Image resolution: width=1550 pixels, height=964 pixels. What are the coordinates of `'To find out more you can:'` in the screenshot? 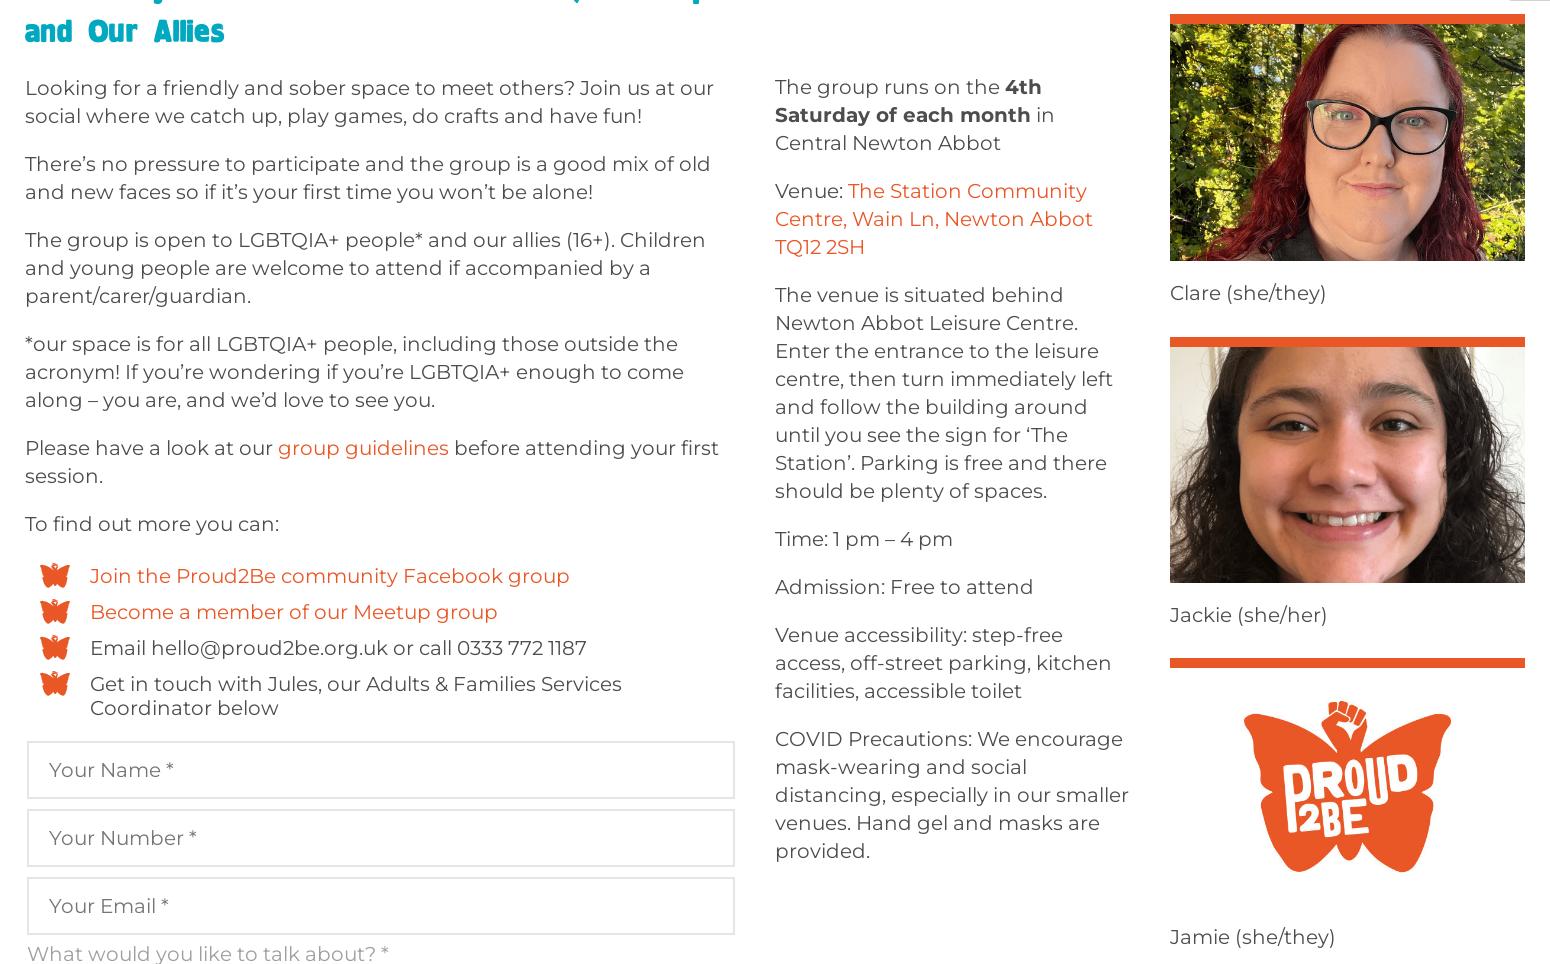 It's located at (152, 524).